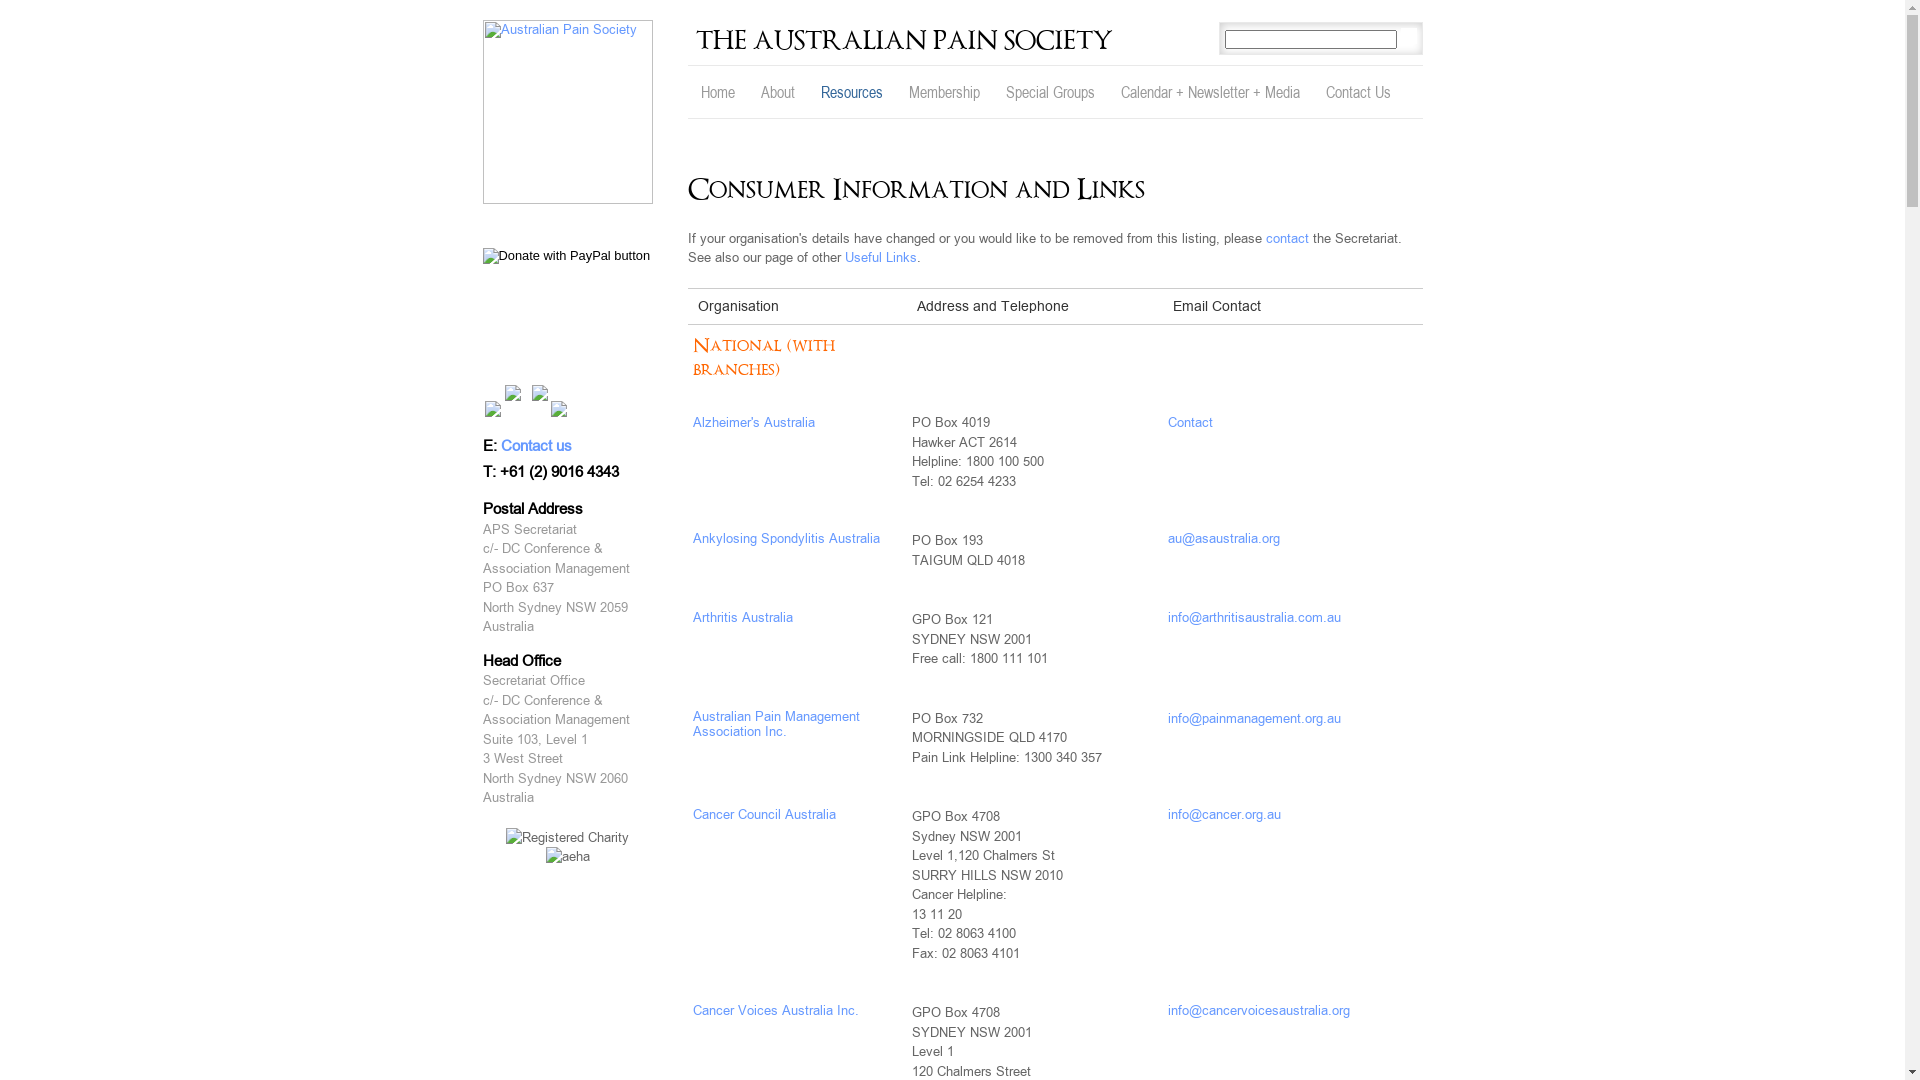  Describe the element at coordinates (773, 1010) in the screenshot. I see `'Cancer Voices Australia Inc.'` at that location.